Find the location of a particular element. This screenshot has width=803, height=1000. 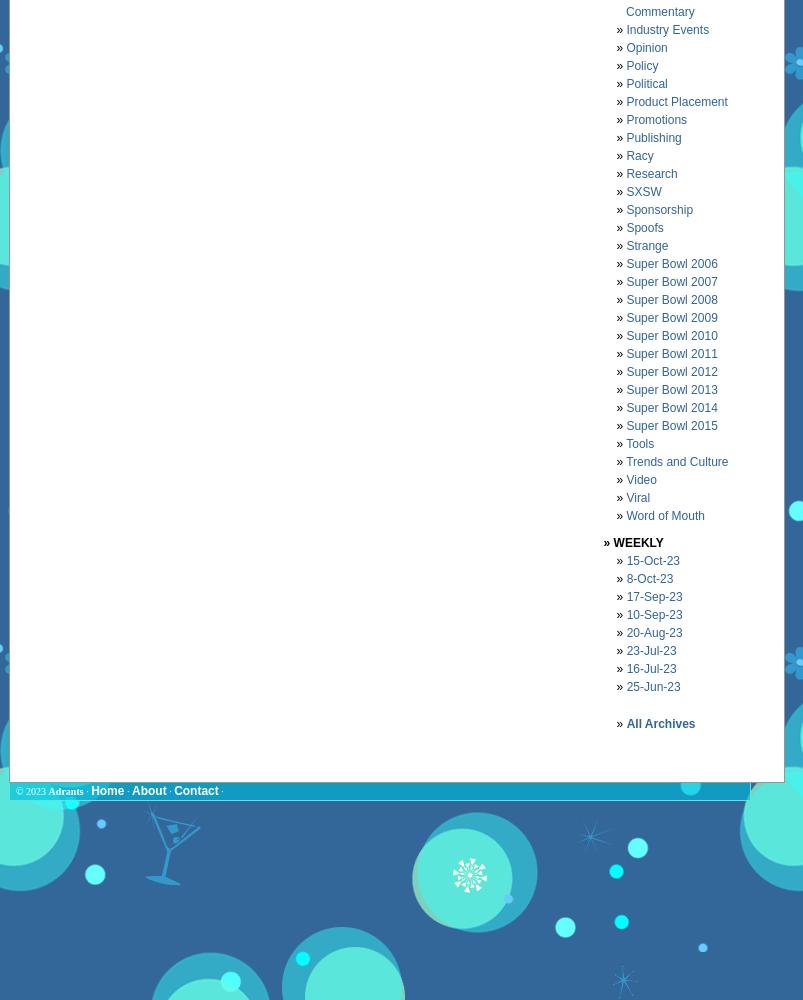

'Super Bowl 2013' is located at coordinates (670, 389).